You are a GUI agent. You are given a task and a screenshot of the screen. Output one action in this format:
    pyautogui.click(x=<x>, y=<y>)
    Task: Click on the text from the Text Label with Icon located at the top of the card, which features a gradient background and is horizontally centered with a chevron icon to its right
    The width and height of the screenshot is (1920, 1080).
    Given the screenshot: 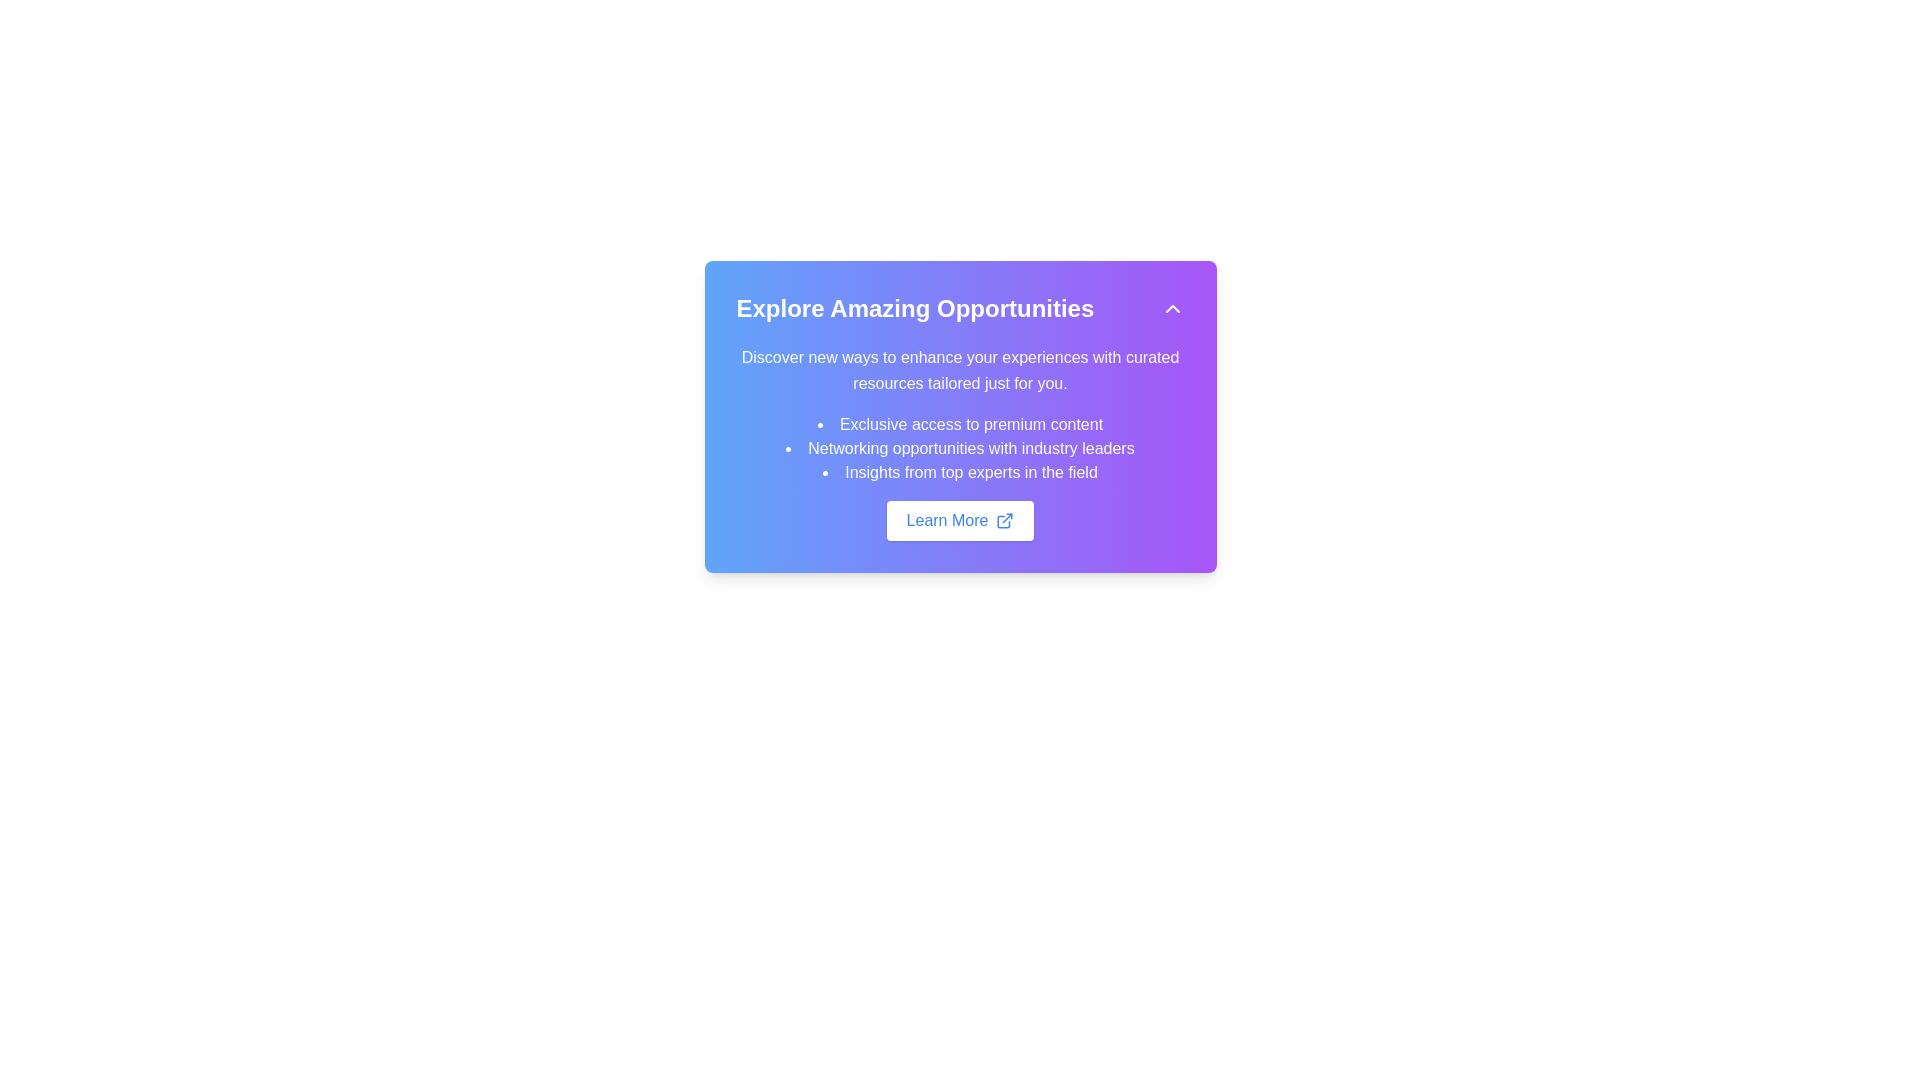 What is the action you would take?
    pyautogui.click(x=960, y=308)
    